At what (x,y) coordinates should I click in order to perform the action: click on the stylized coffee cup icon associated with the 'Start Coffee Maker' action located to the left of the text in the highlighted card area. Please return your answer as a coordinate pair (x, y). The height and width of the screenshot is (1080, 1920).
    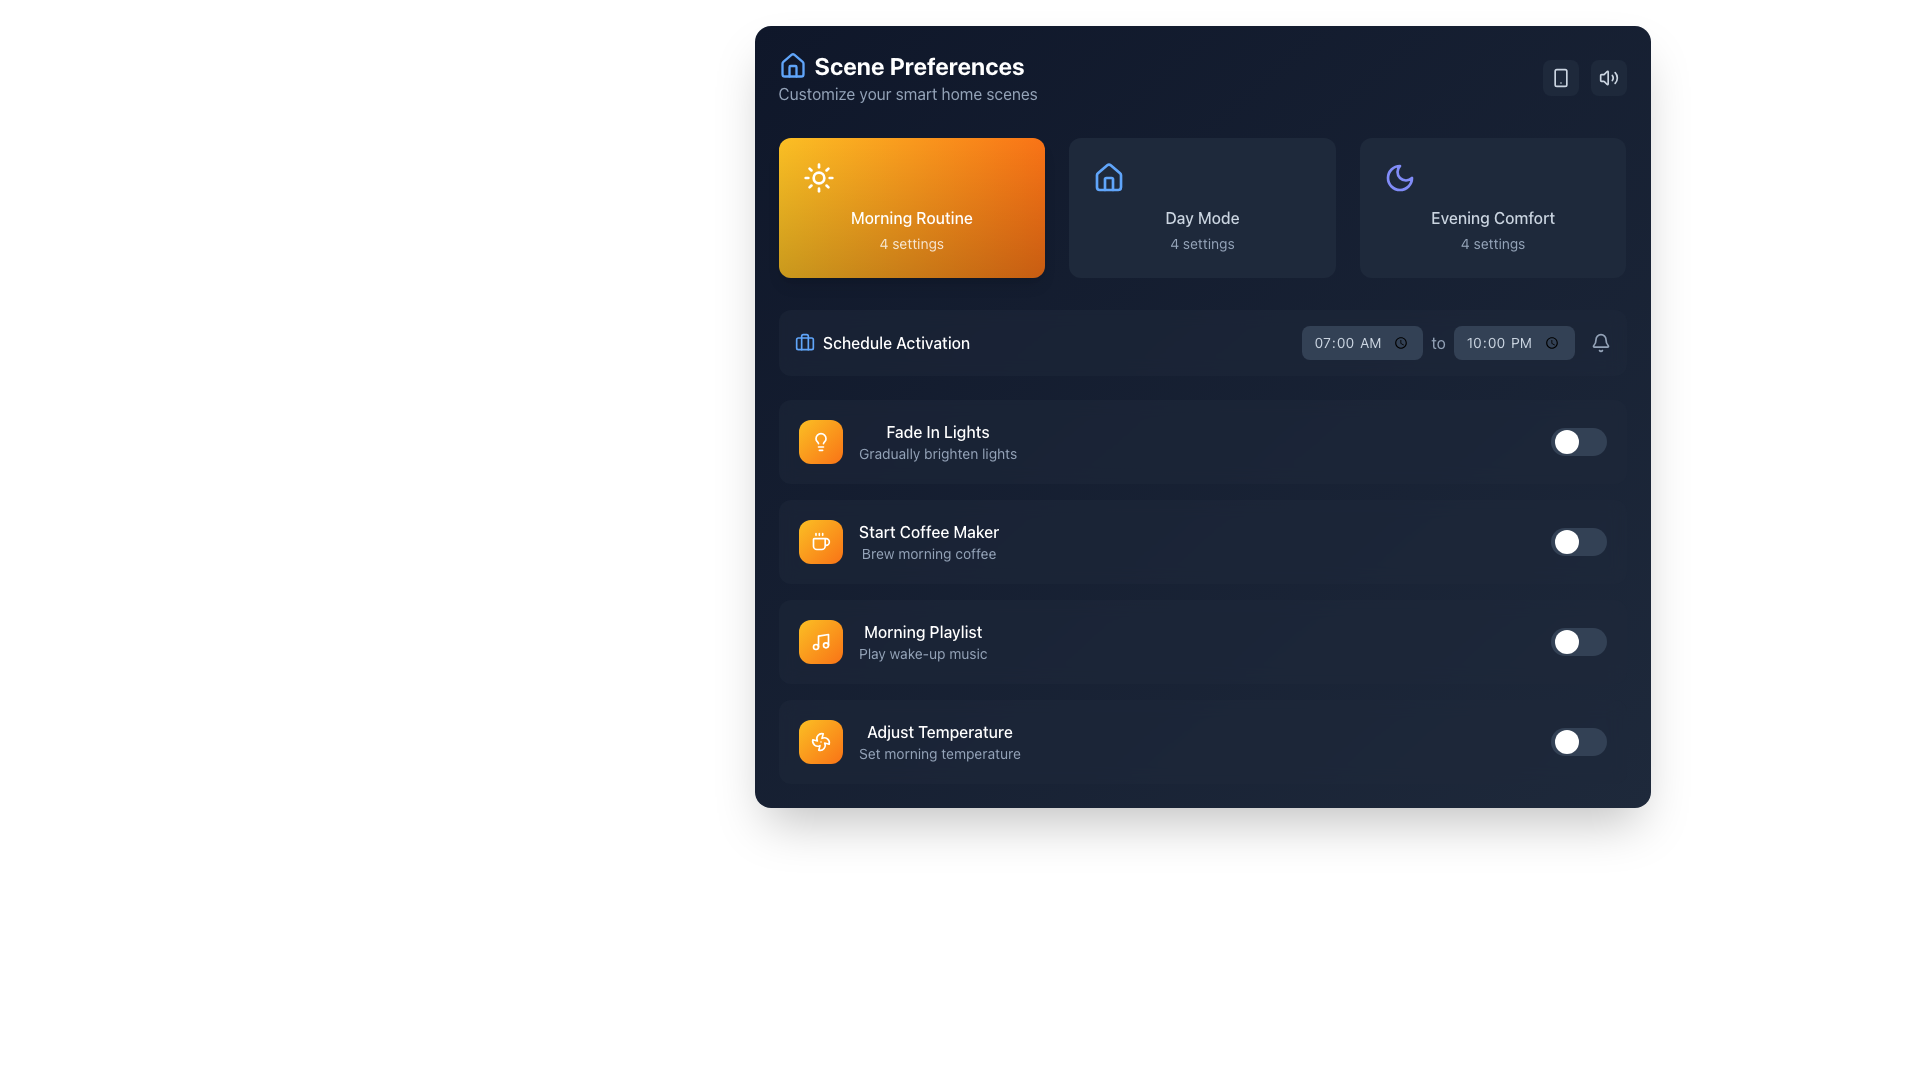
    Looking at the image, I should click on (820, 544).